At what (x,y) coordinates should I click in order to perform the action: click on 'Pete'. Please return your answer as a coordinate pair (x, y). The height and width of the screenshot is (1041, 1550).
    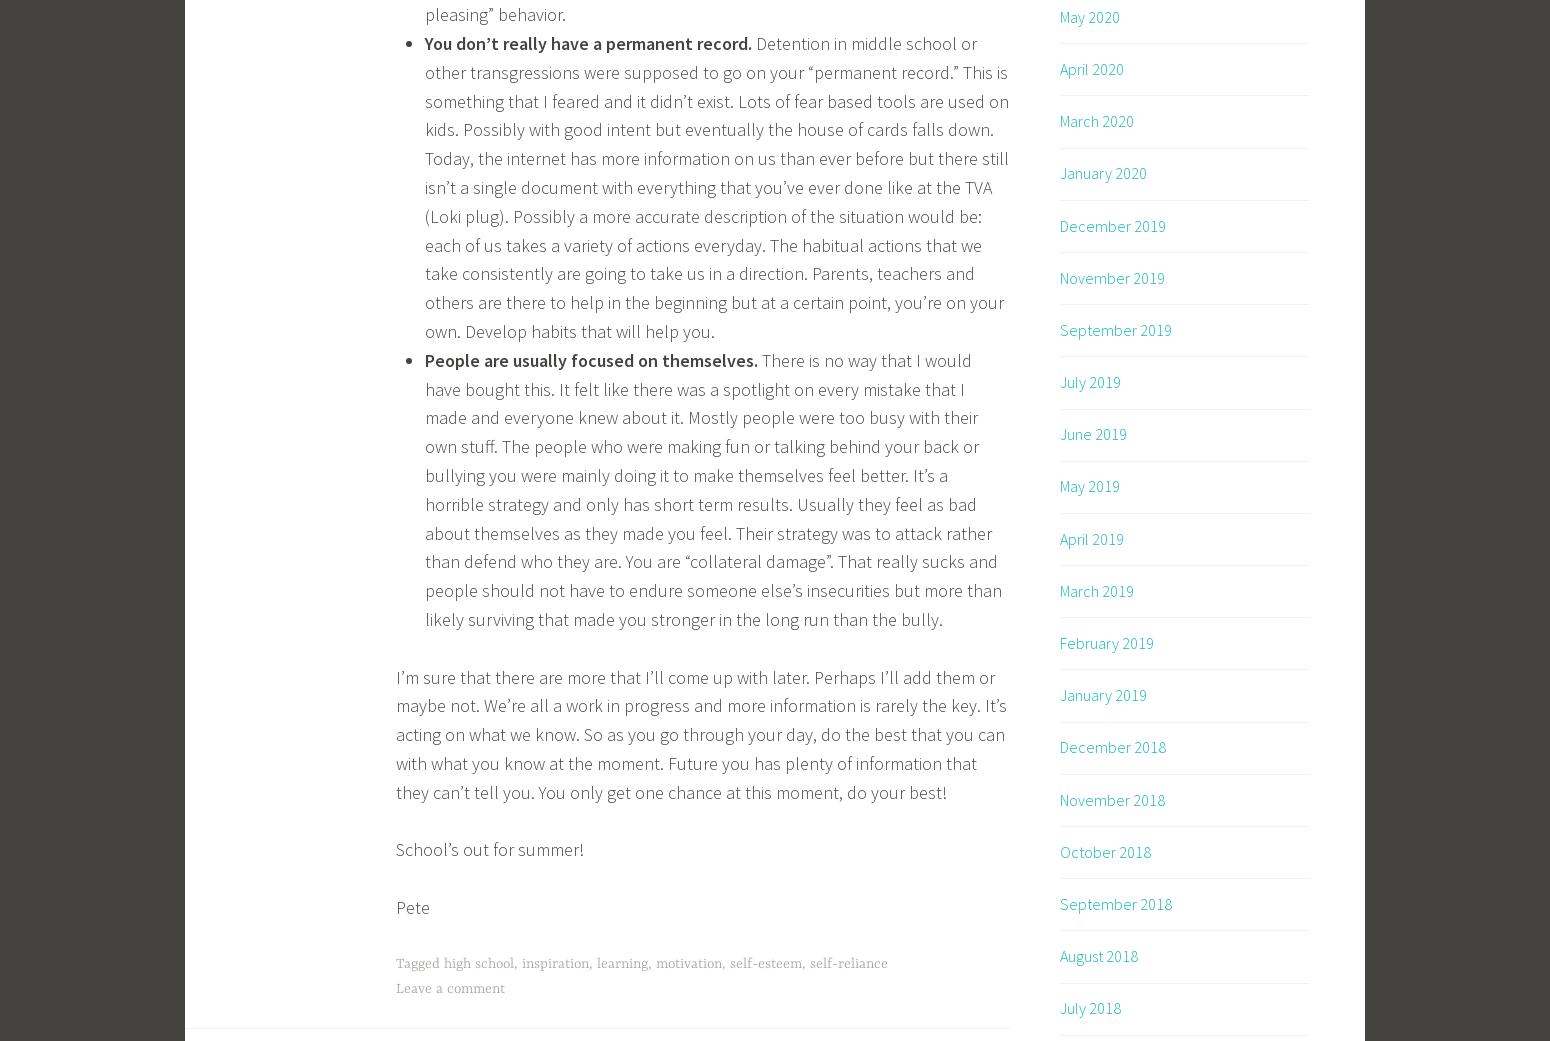
    Looking at the image, I should click on (413, 905).